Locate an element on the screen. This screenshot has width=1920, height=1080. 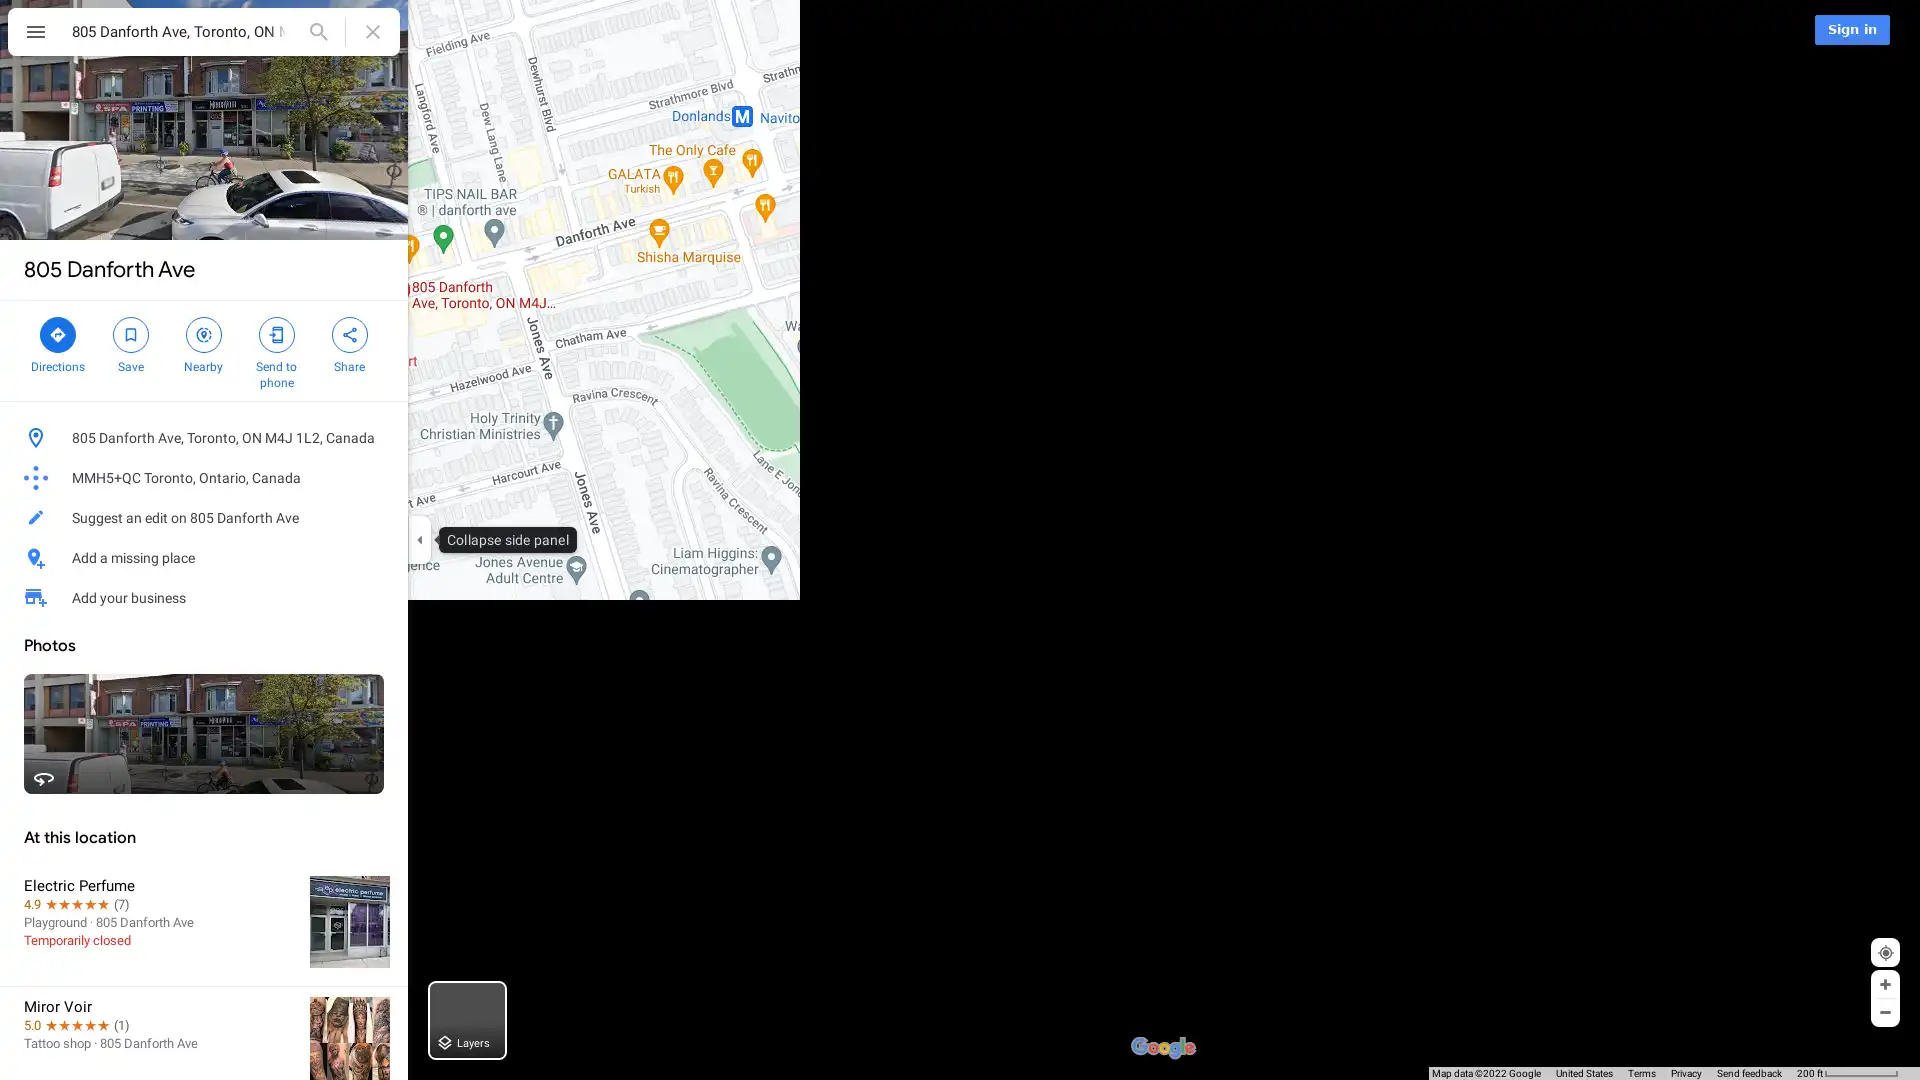
200 ft is located at coordinates (1847, 1072).